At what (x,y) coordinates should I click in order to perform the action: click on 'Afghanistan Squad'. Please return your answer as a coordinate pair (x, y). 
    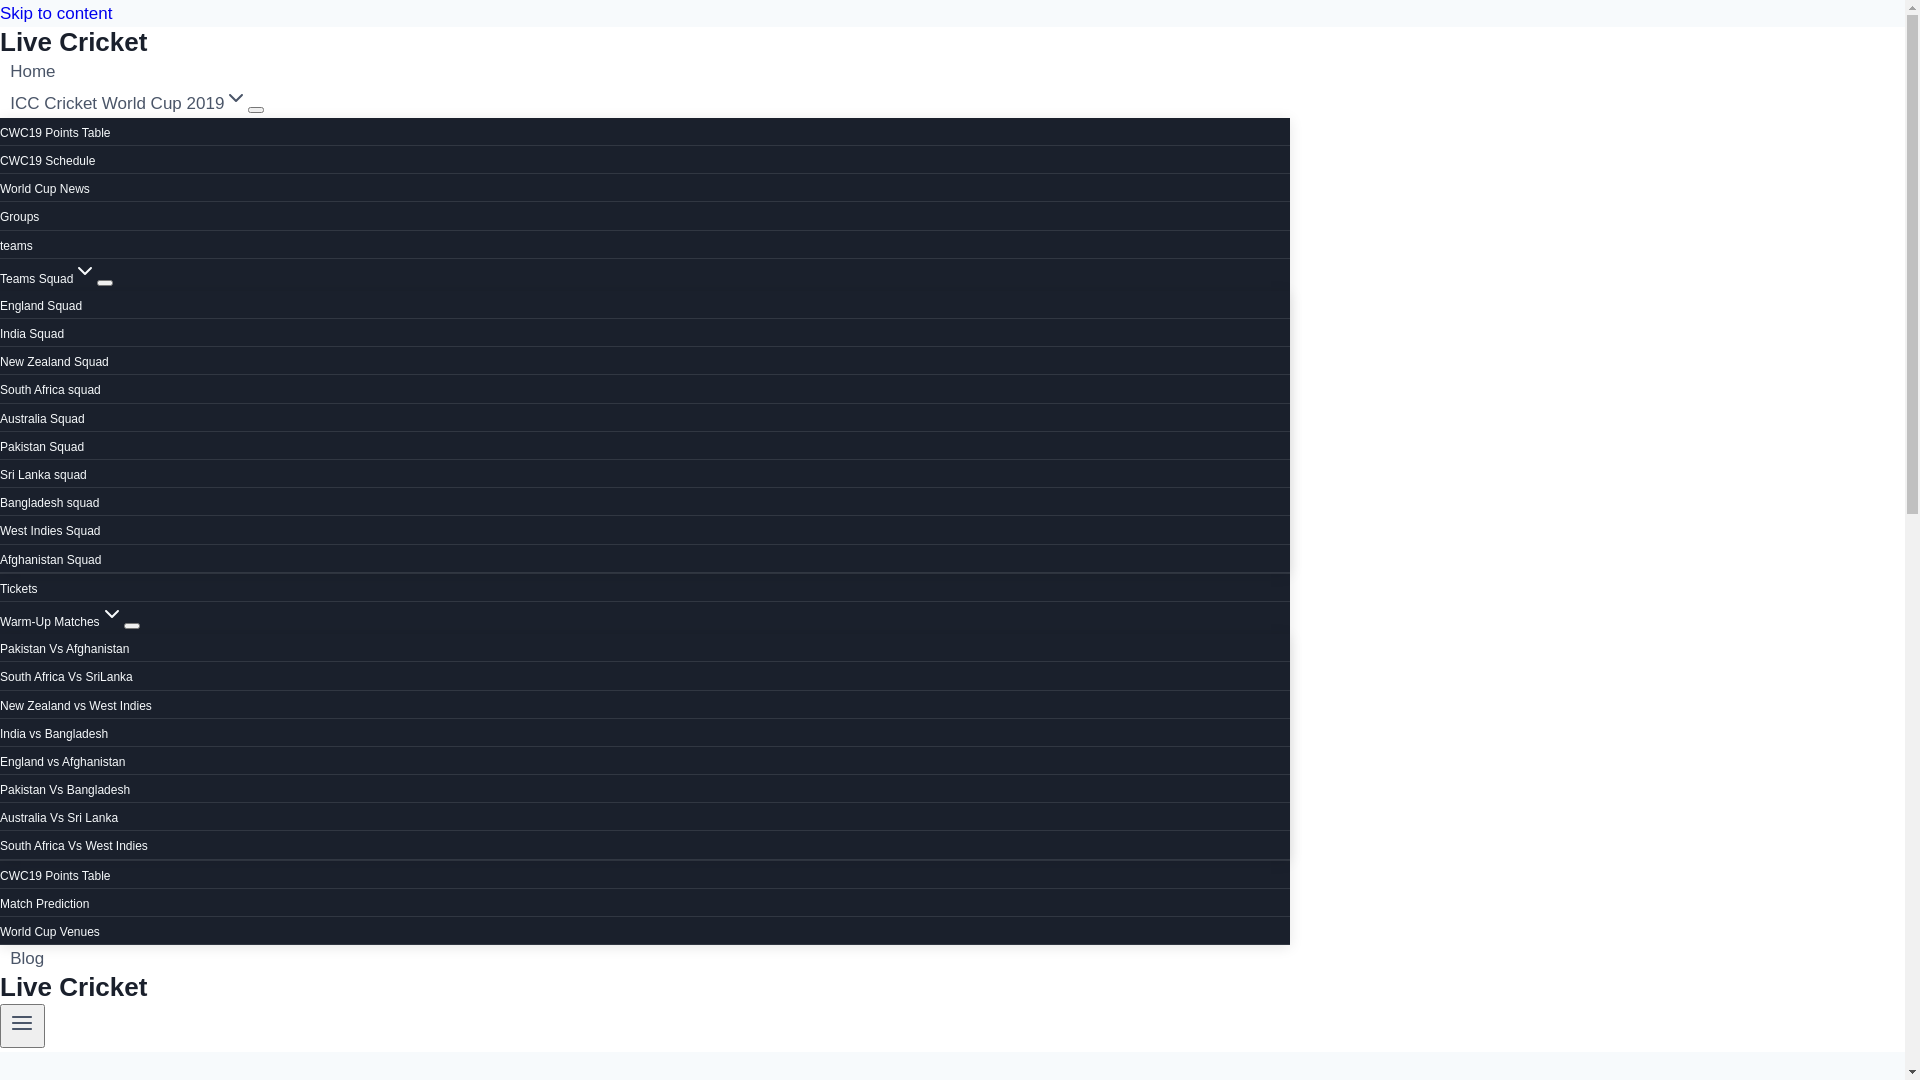
    Looking at the image, I should click on (50, 559).